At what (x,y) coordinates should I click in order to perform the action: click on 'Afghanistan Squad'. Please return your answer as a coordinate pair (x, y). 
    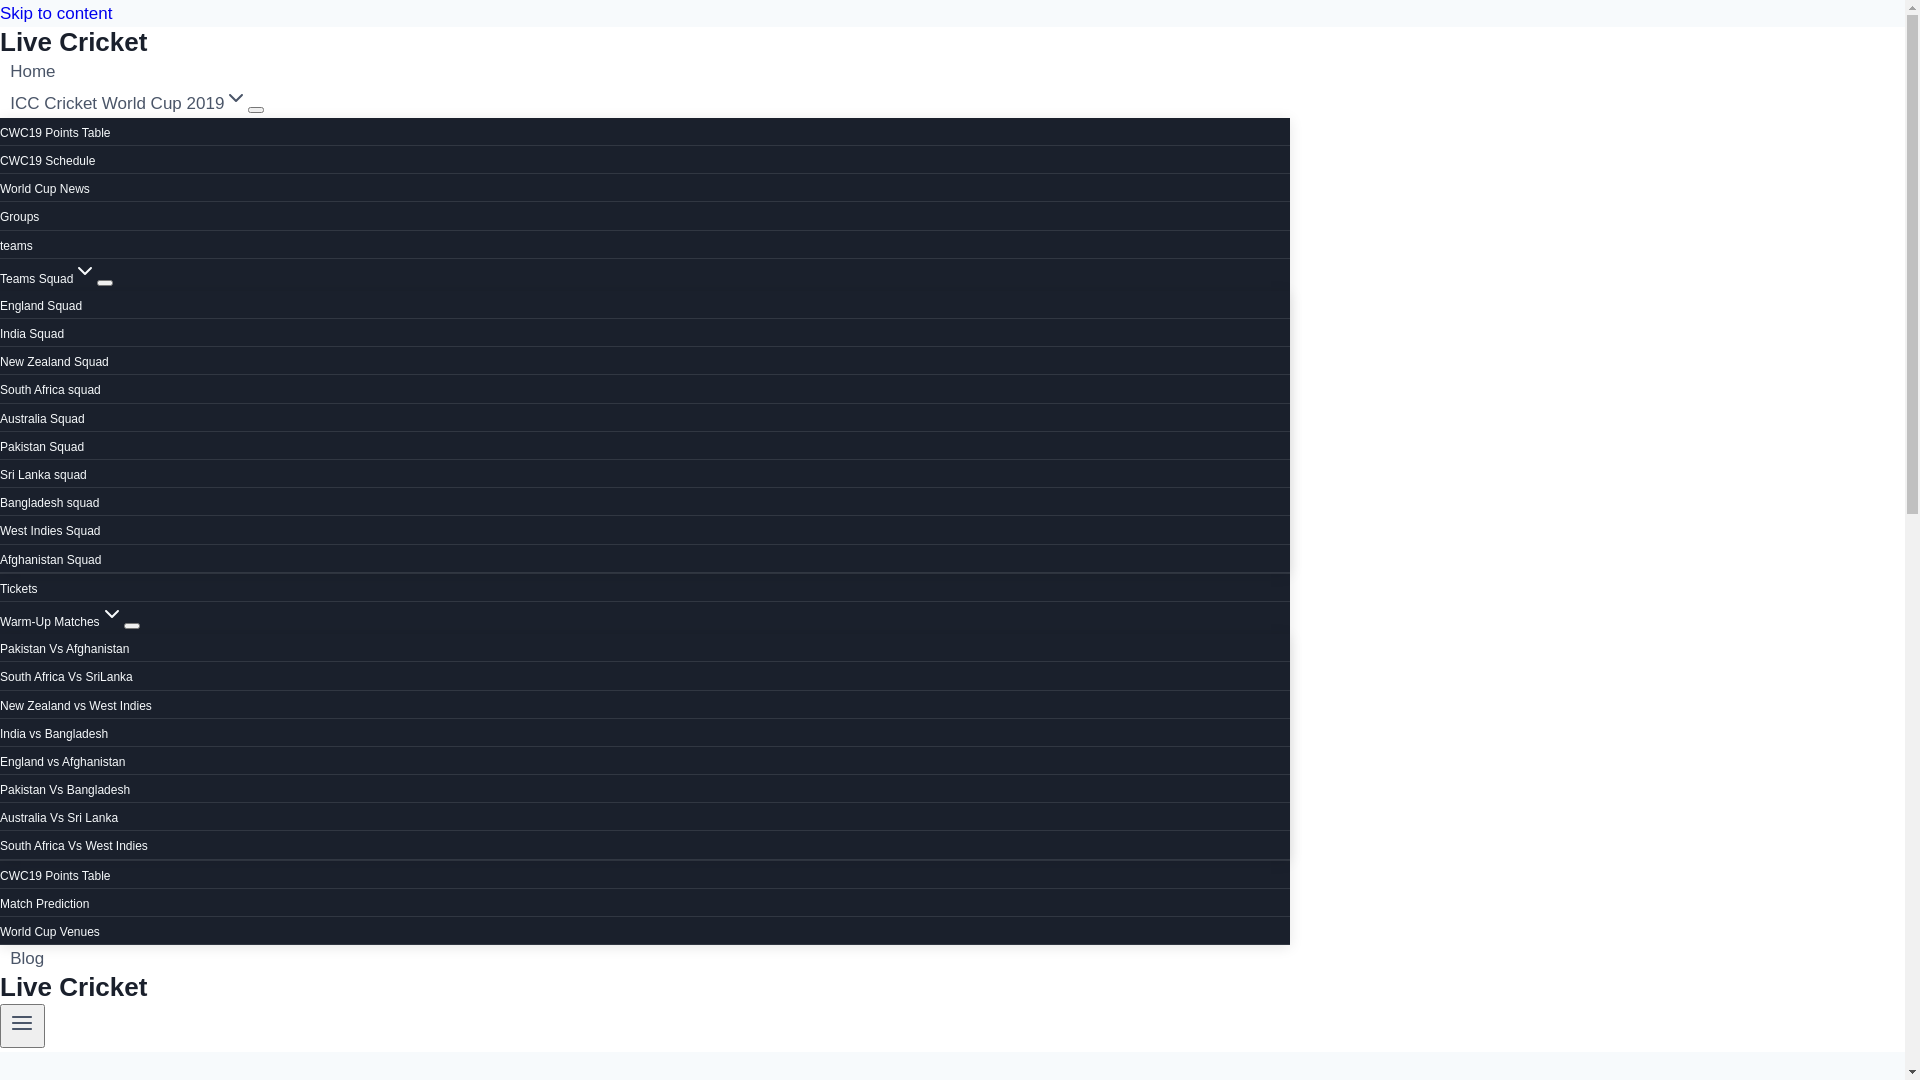
    Looking at the image, I should click on (50, 559).